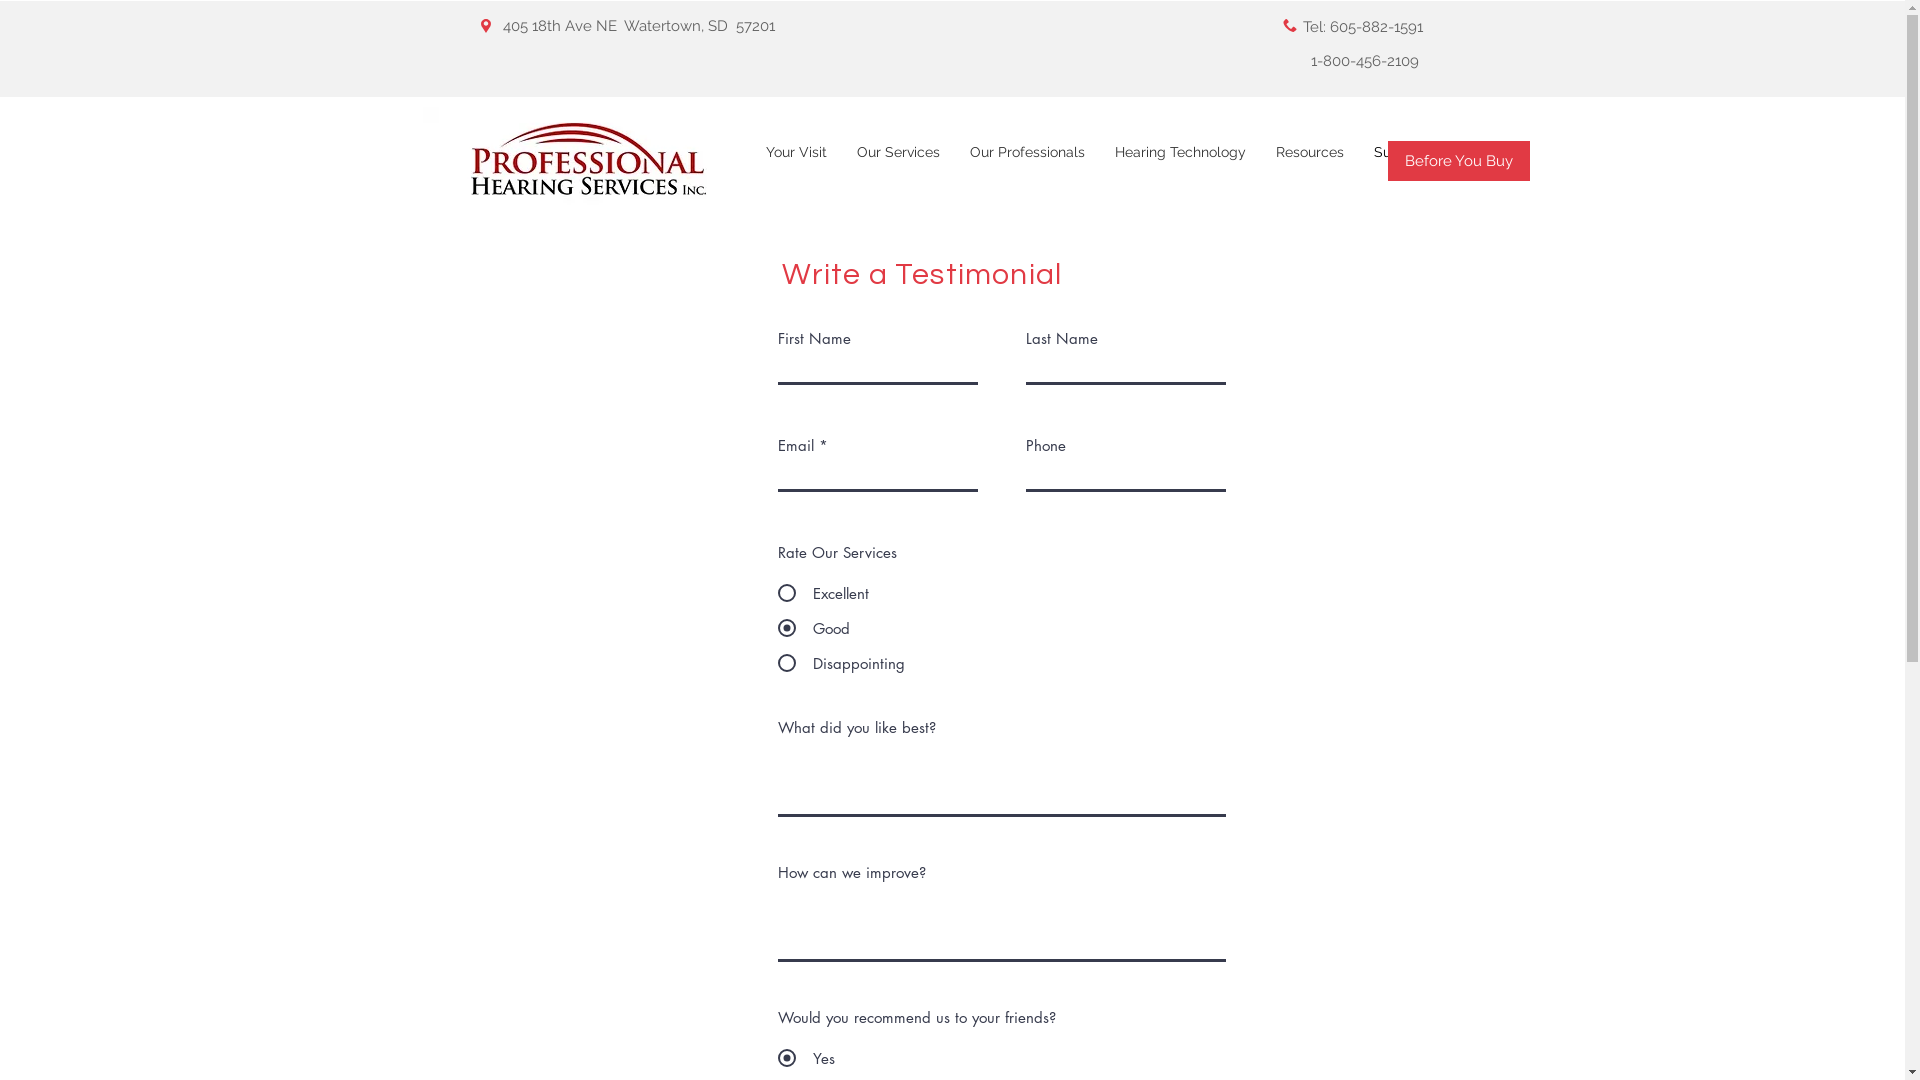  Describe the element at coordinates (1026, 160) in the screenshot. I see `'Our Professionals'` at that location.